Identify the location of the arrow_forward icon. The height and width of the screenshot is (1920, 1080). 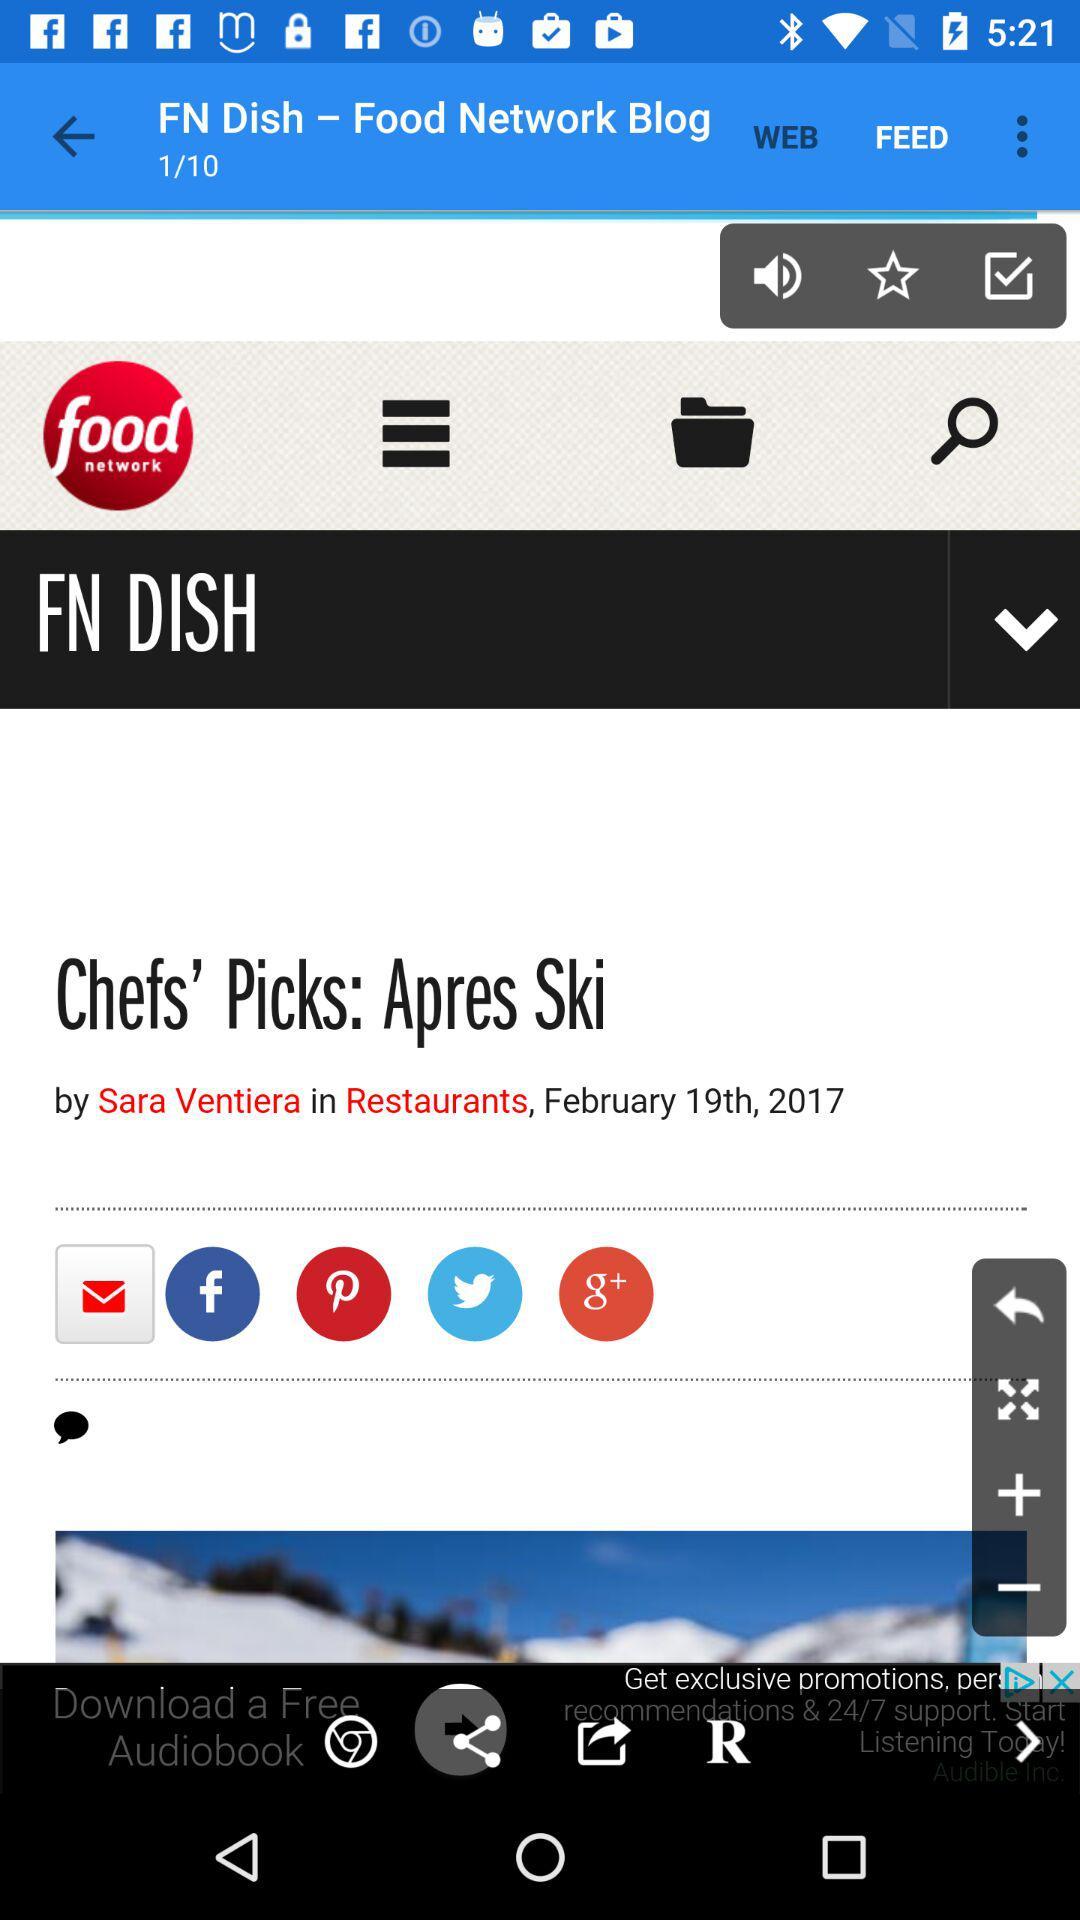
(1027, 1740).